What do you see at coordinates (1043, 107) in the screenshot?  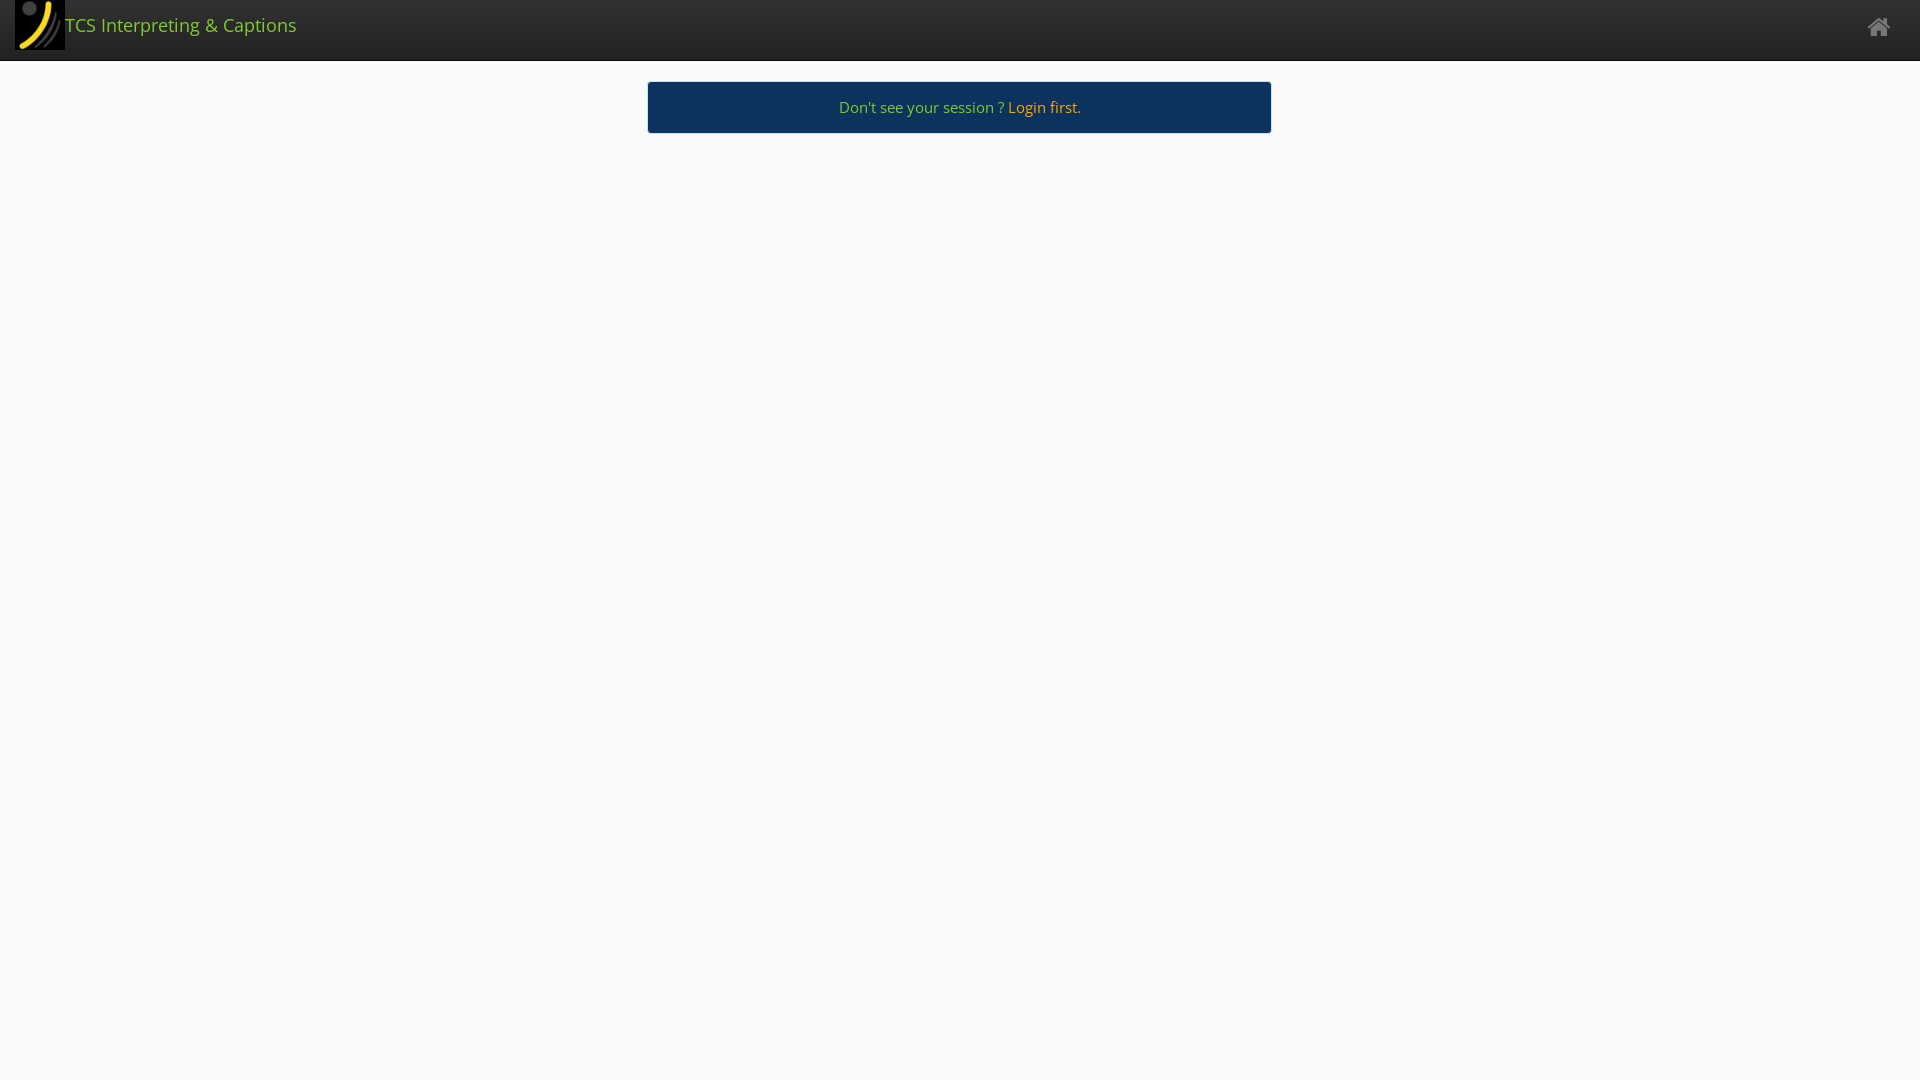 I see `'Login first.'` at bounding box center [1043, 107].